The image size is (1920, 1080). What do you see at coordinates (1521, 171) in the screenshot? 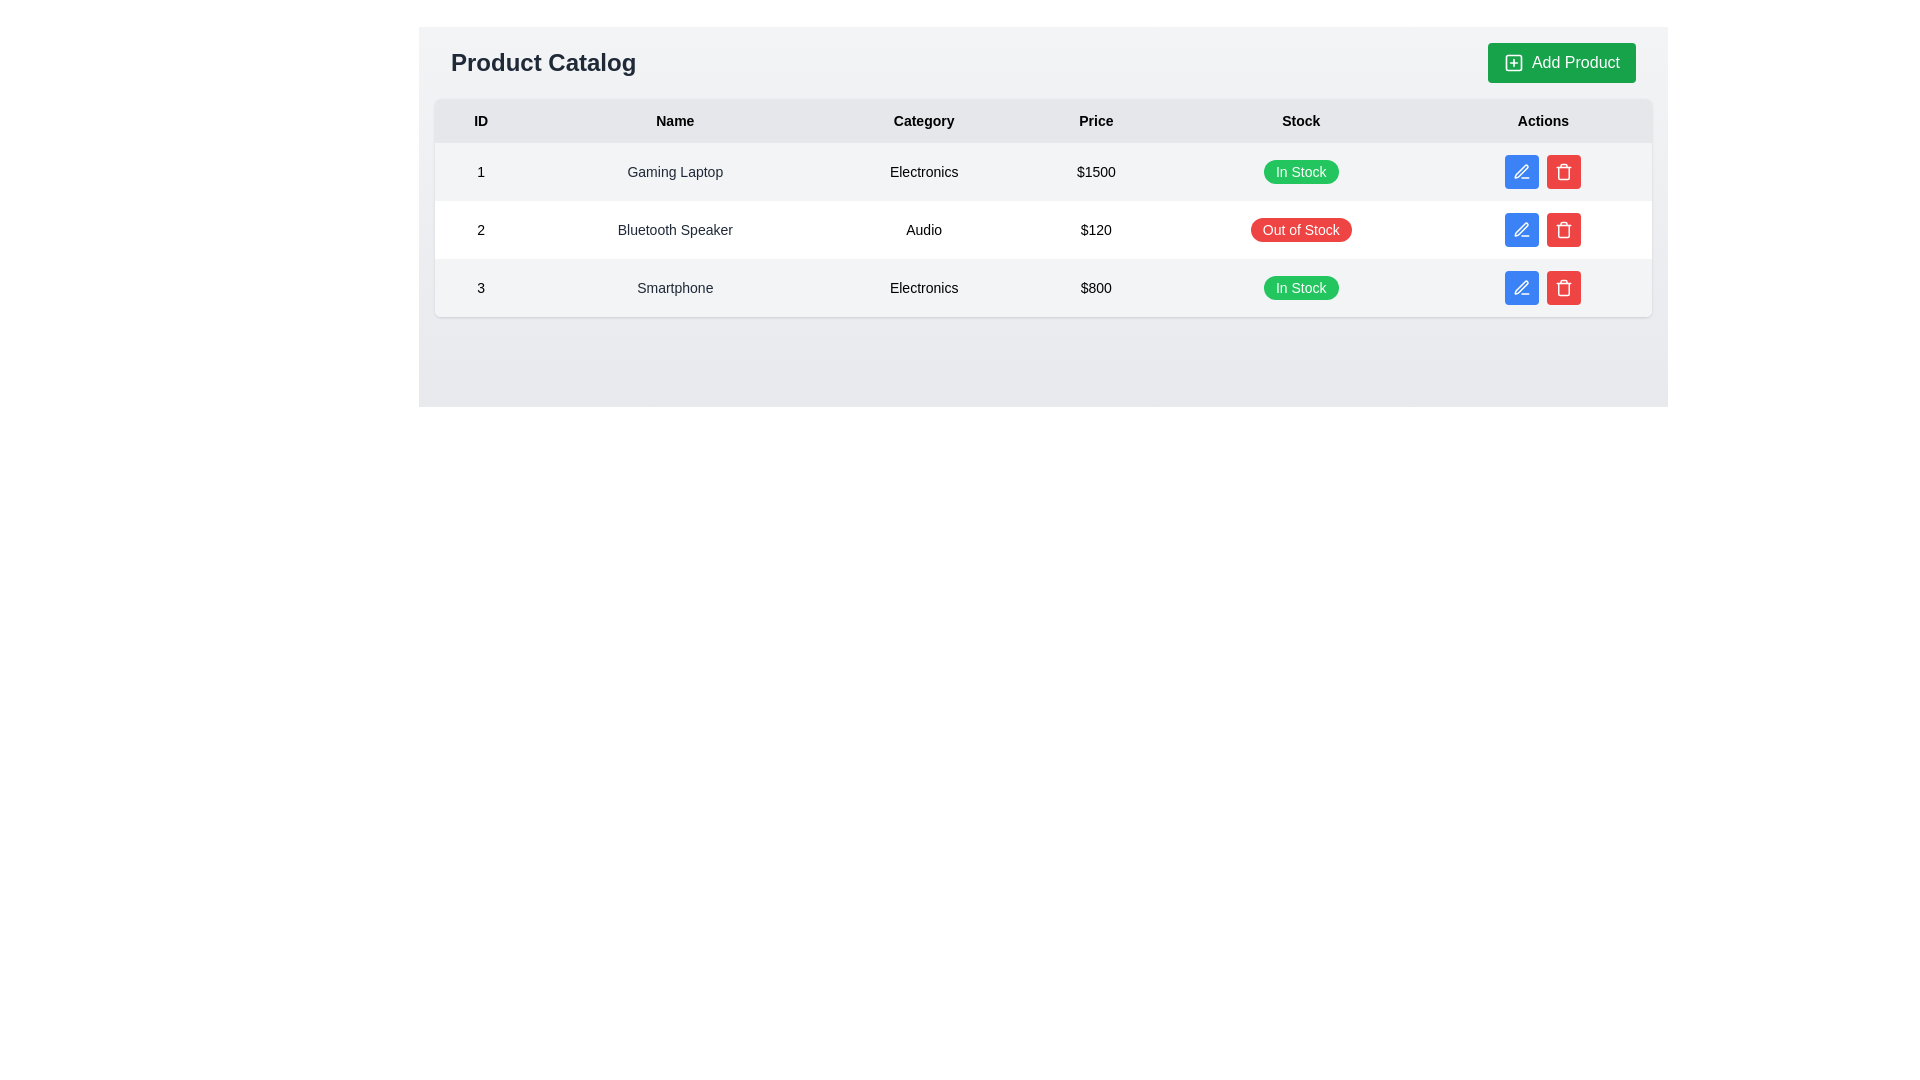
I see `the button with a blue background and pen icon in the Actions column, second row corresponding to the Bluetooth Speaker entry to change its color for visual feedback` at bounding box center [1521, 171].